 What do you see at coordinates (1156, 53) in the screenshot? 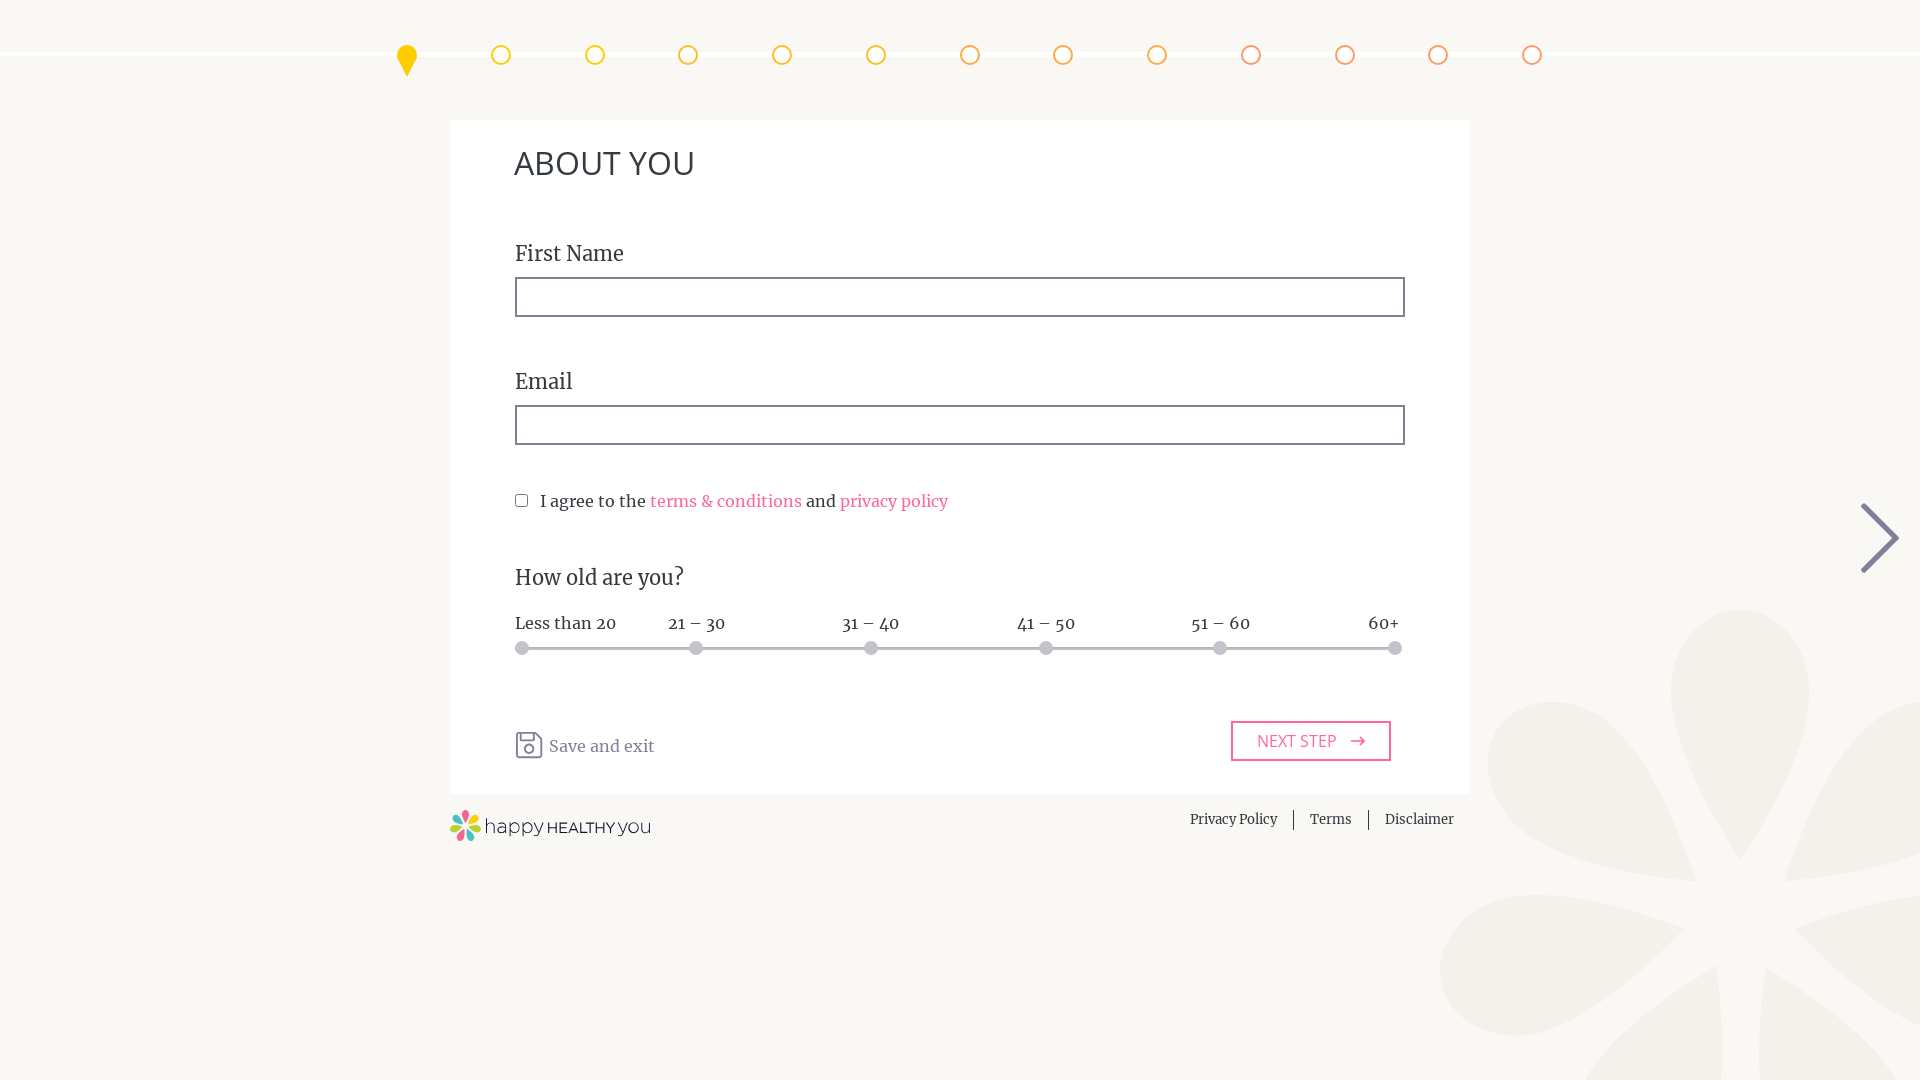
I see `'Liver & Digestive System'` at bounding box center [1156, 53].